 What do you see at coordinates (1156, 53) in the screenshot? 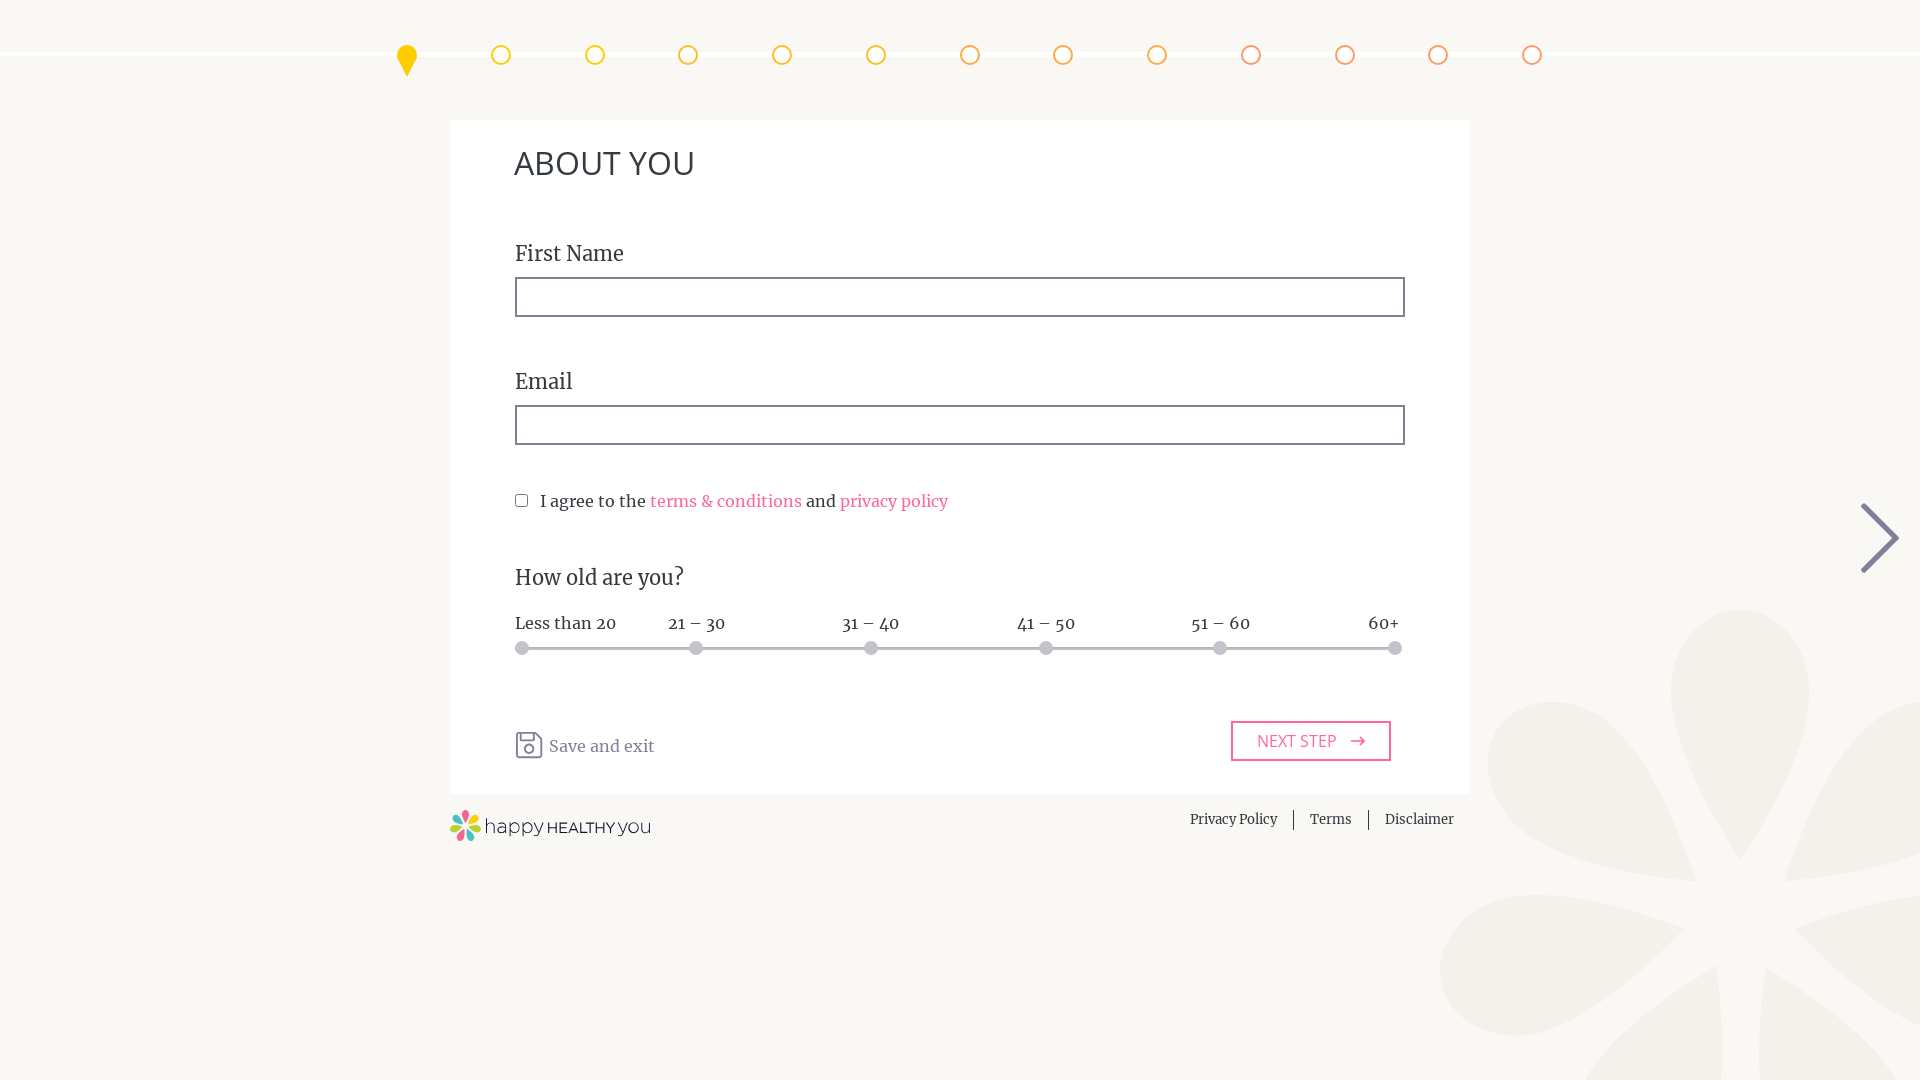
I see `'Liver & Digestive System'` at bounding box center [1156, 53].